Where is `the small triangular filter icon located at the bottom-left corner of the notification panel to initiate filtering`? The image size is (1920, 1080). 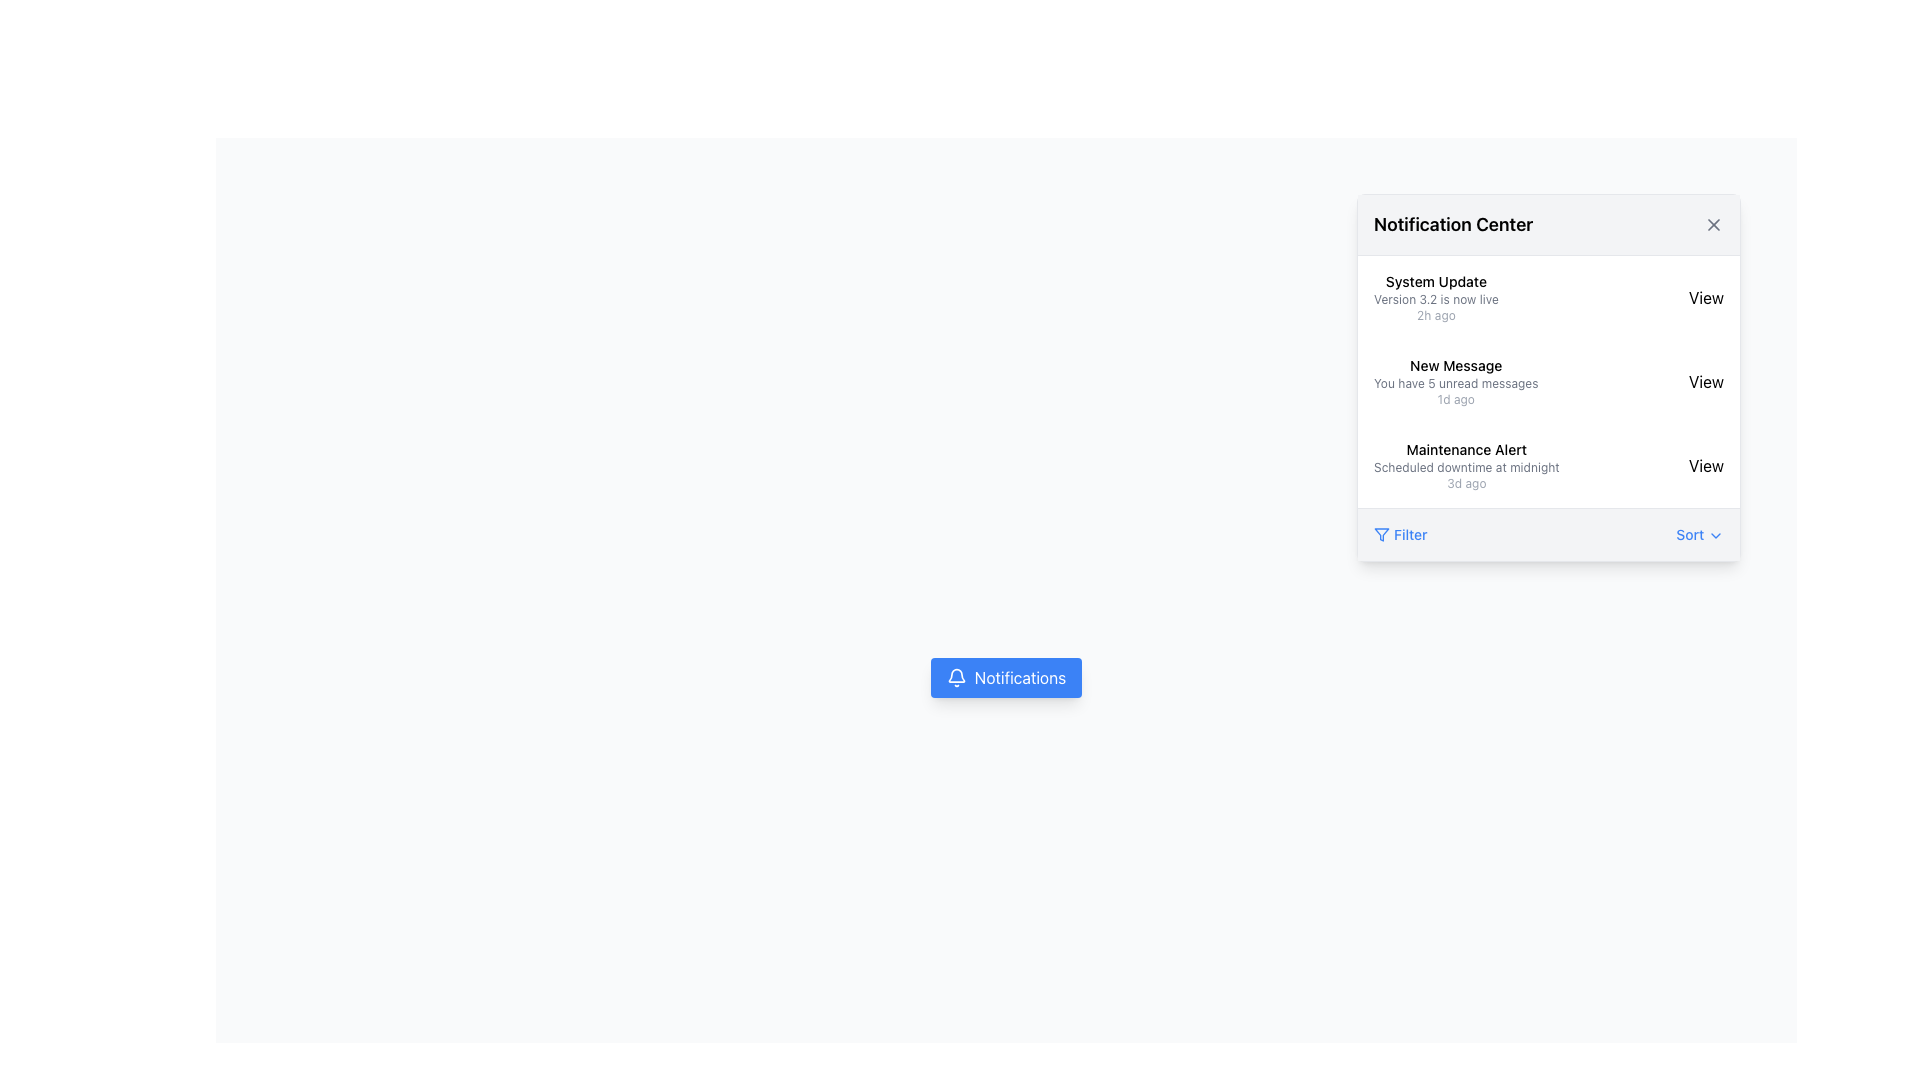 the small triangular filter icon located at the bottom-left corner of the notification panel to initiate filtering is located at coordinates (1381, 534).